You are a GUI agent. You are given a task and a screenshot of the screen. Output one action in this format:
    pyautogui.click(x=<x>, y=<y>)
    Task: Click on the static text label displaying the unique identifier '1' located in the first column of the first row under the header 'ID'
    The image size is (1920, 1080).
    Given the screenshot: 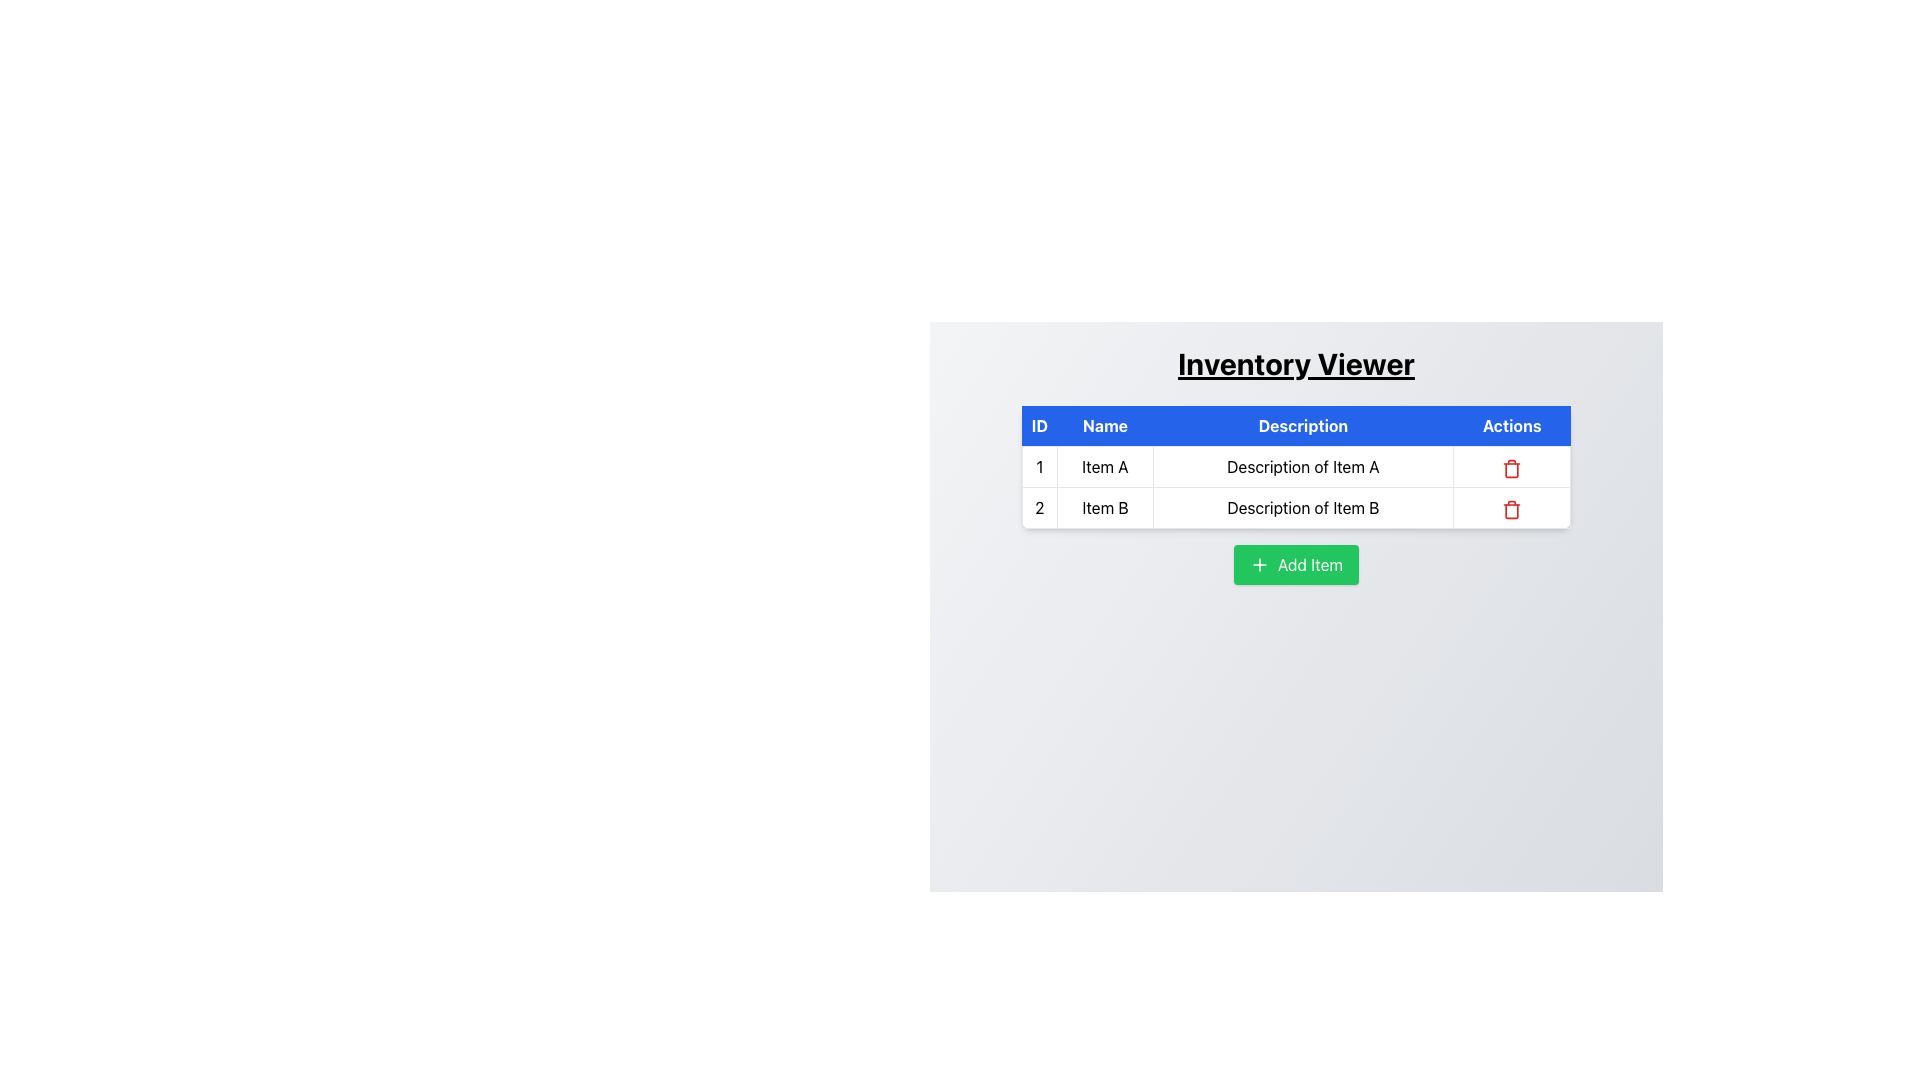 What is the action you would take?
    pyautogui.click(x=1039, y=466)
    